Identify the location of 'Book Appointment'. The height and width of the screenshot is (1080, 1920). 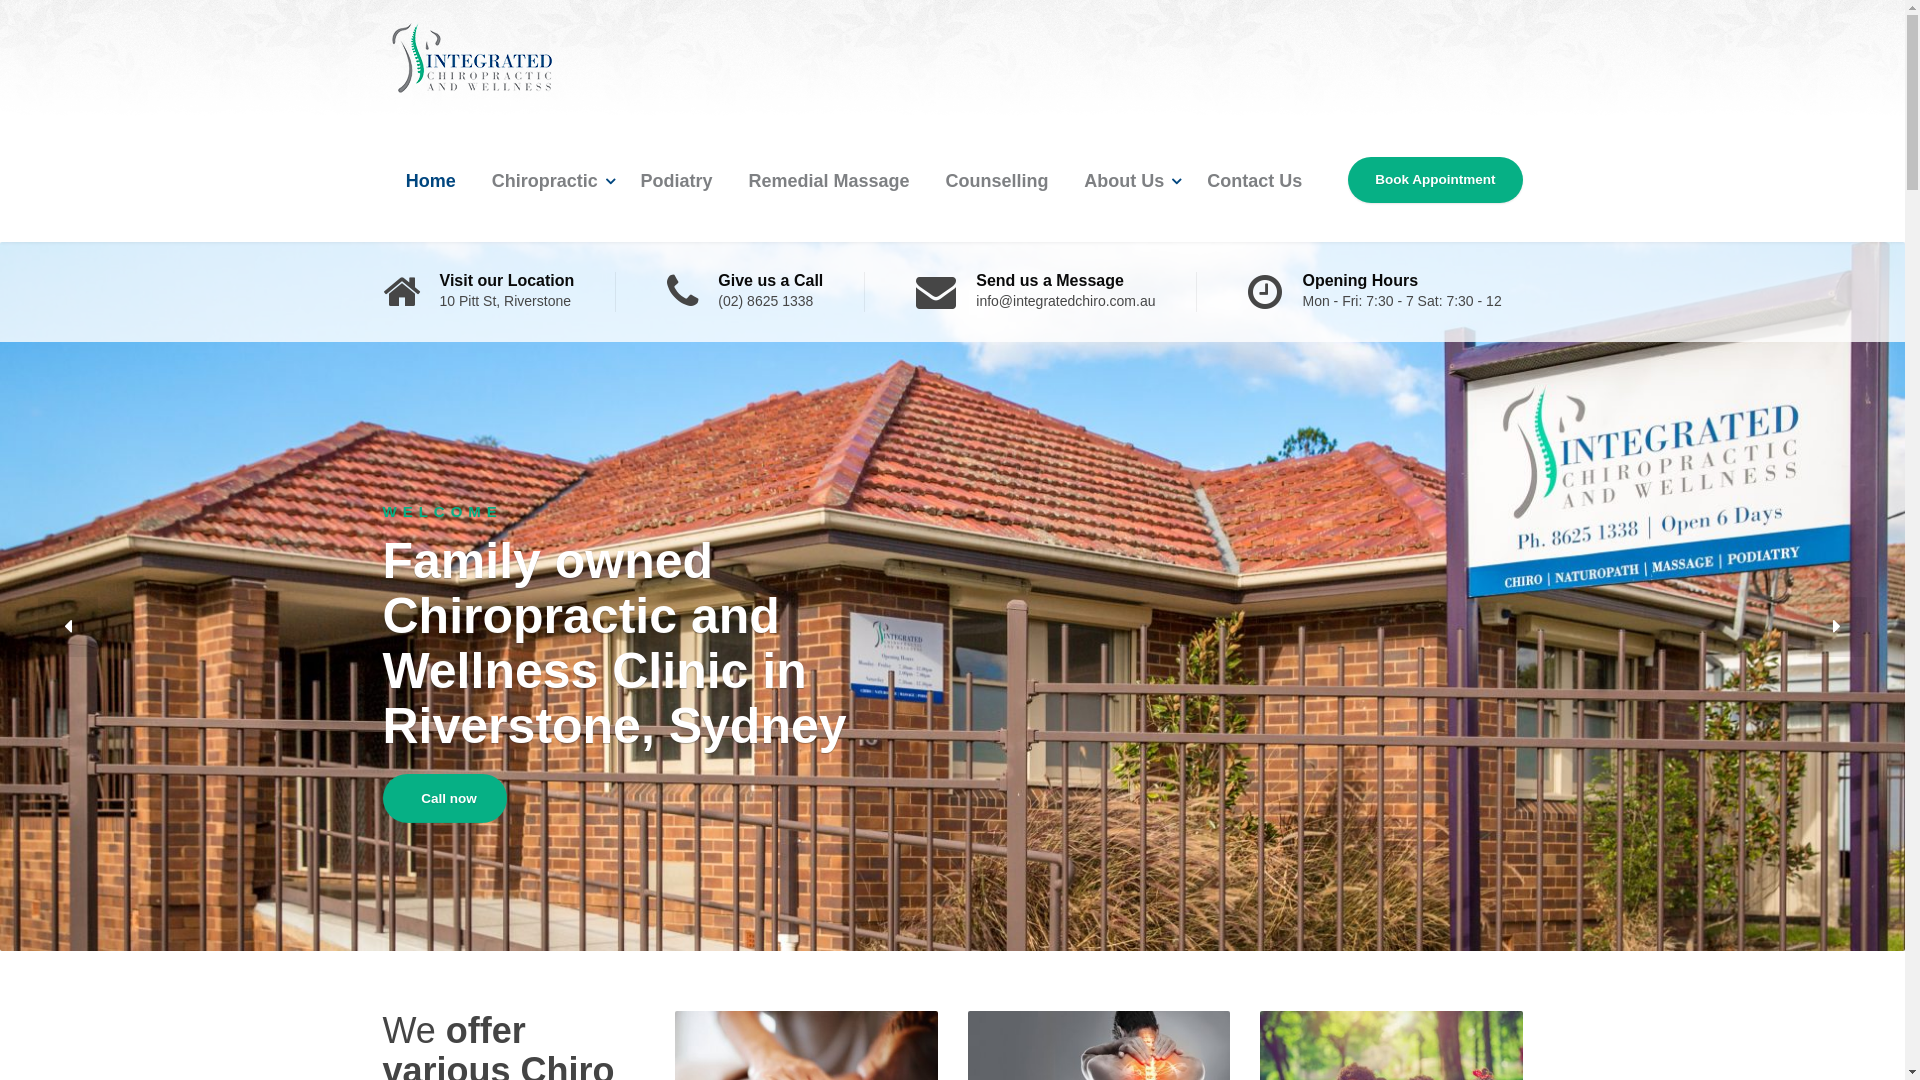
(1434, 180).